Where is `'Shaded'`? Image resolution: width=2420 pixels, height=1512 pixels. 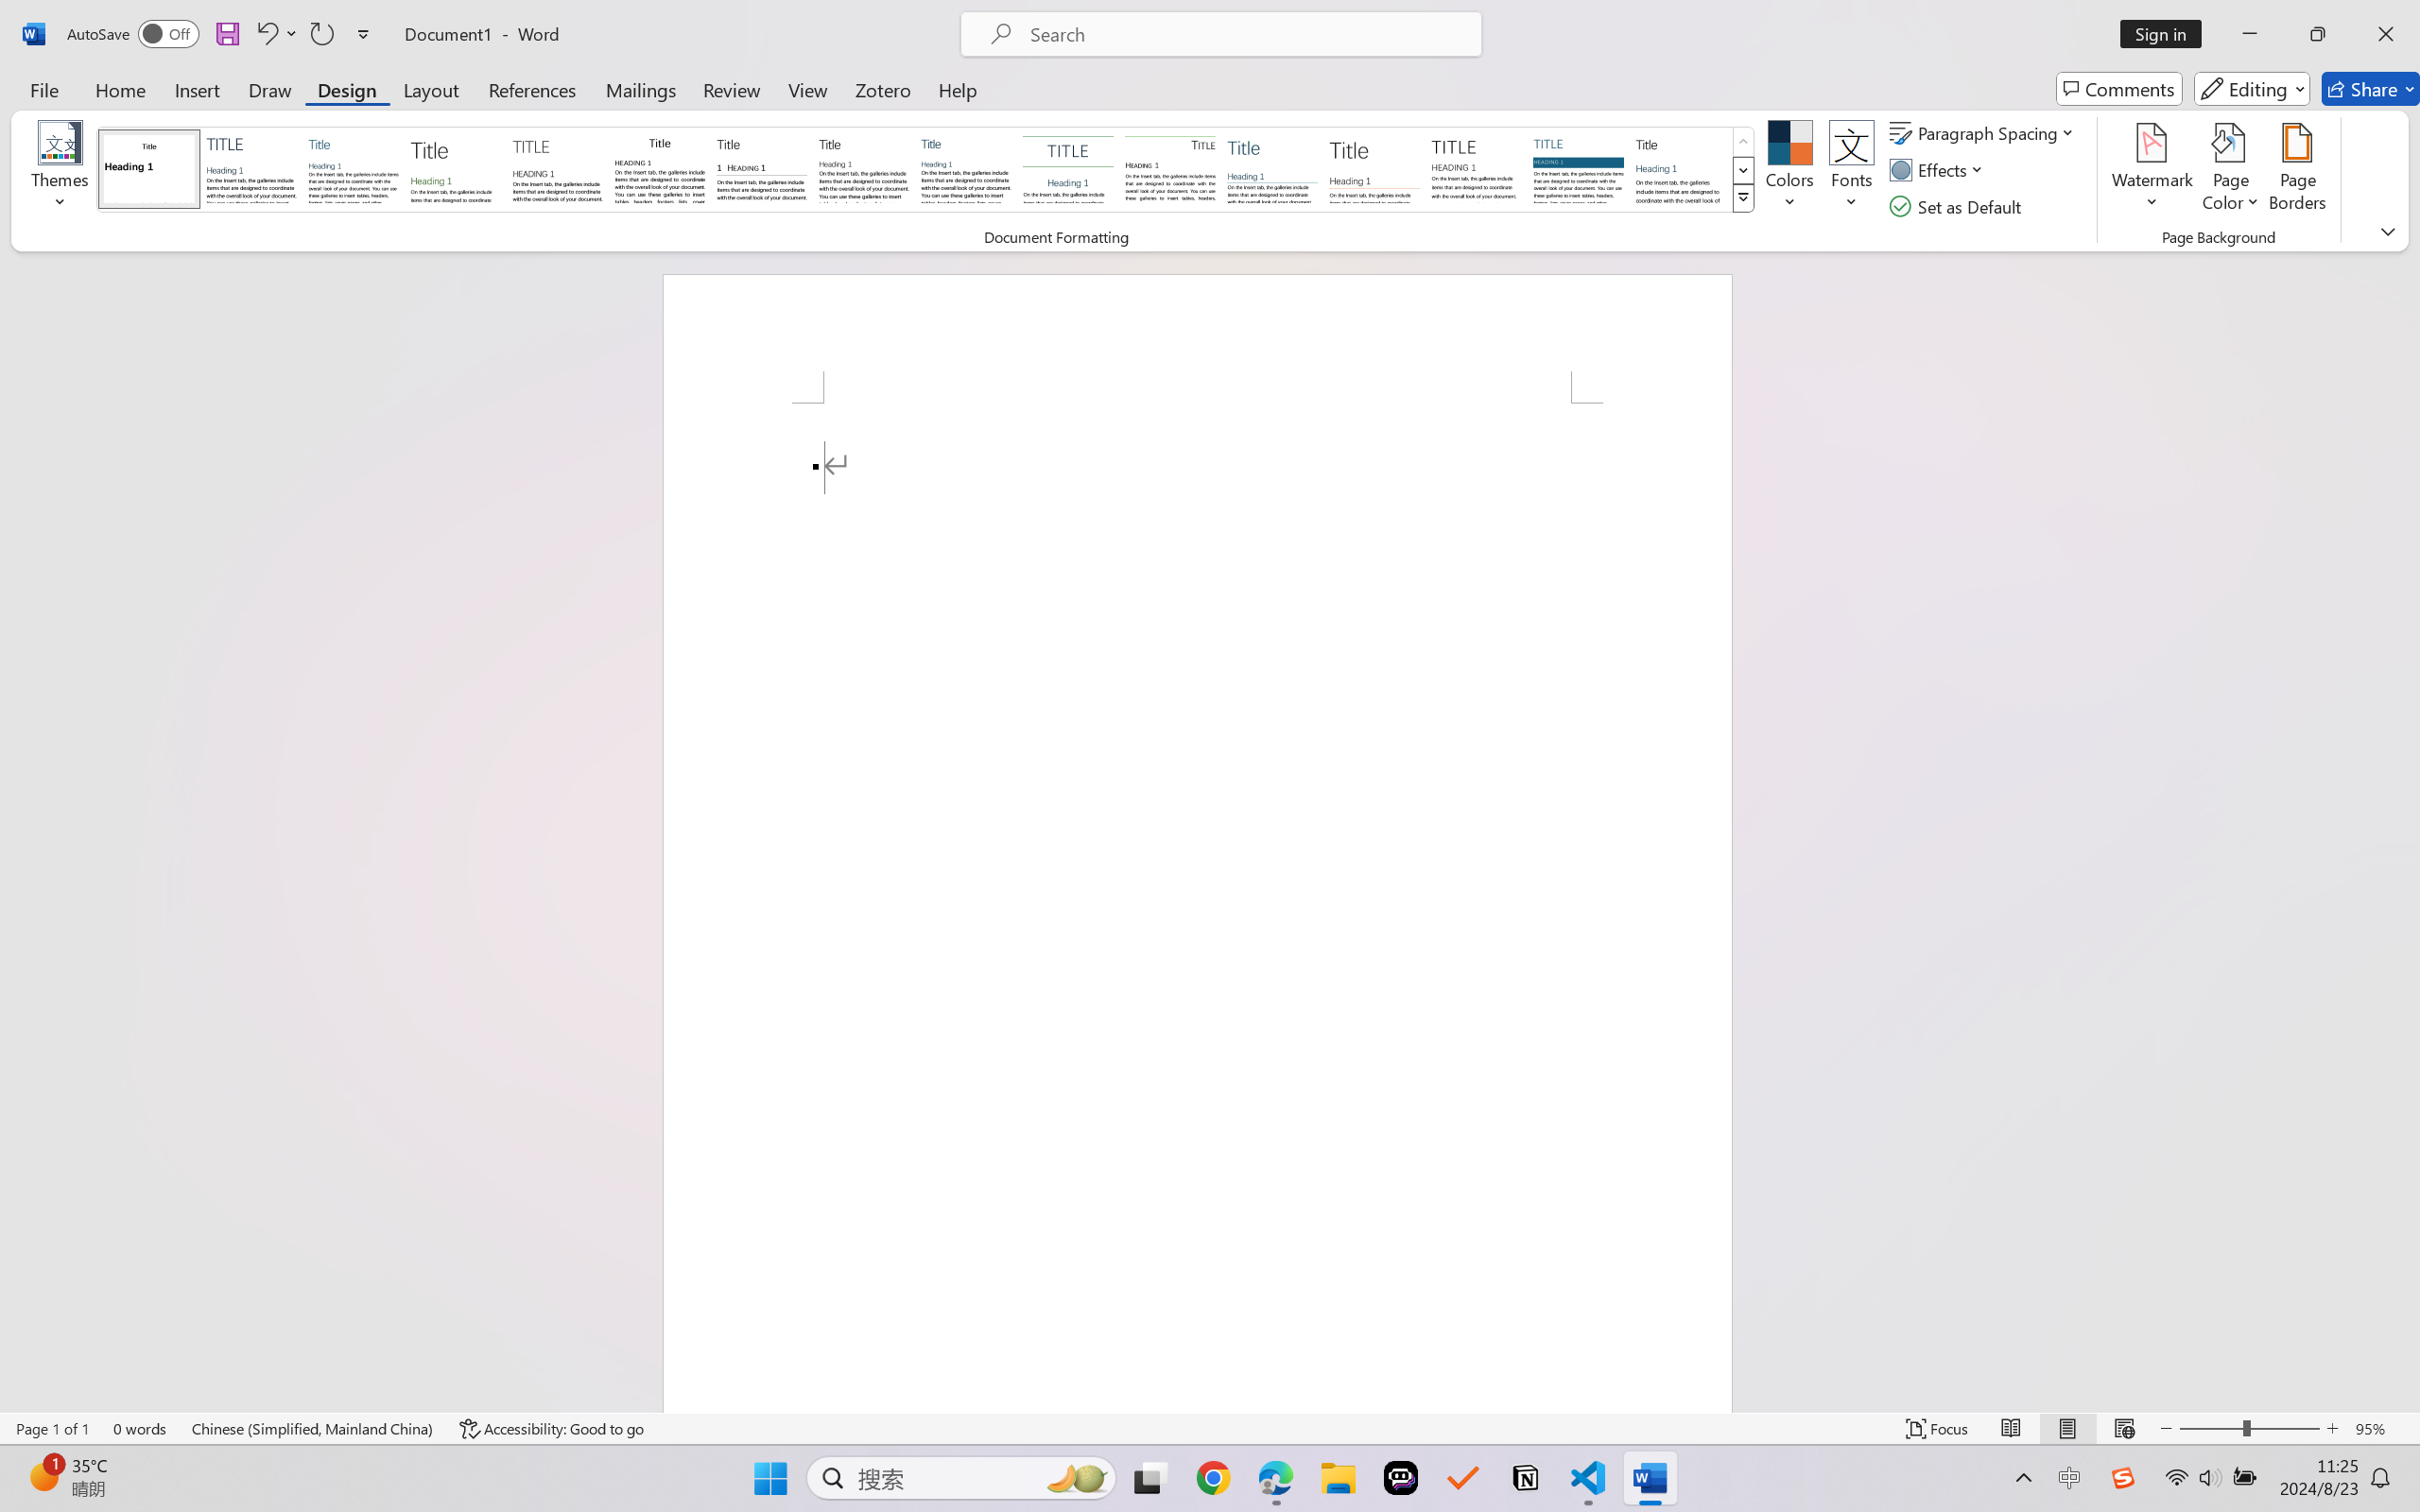
'Shaded' is located at coordinates (1577, 168).